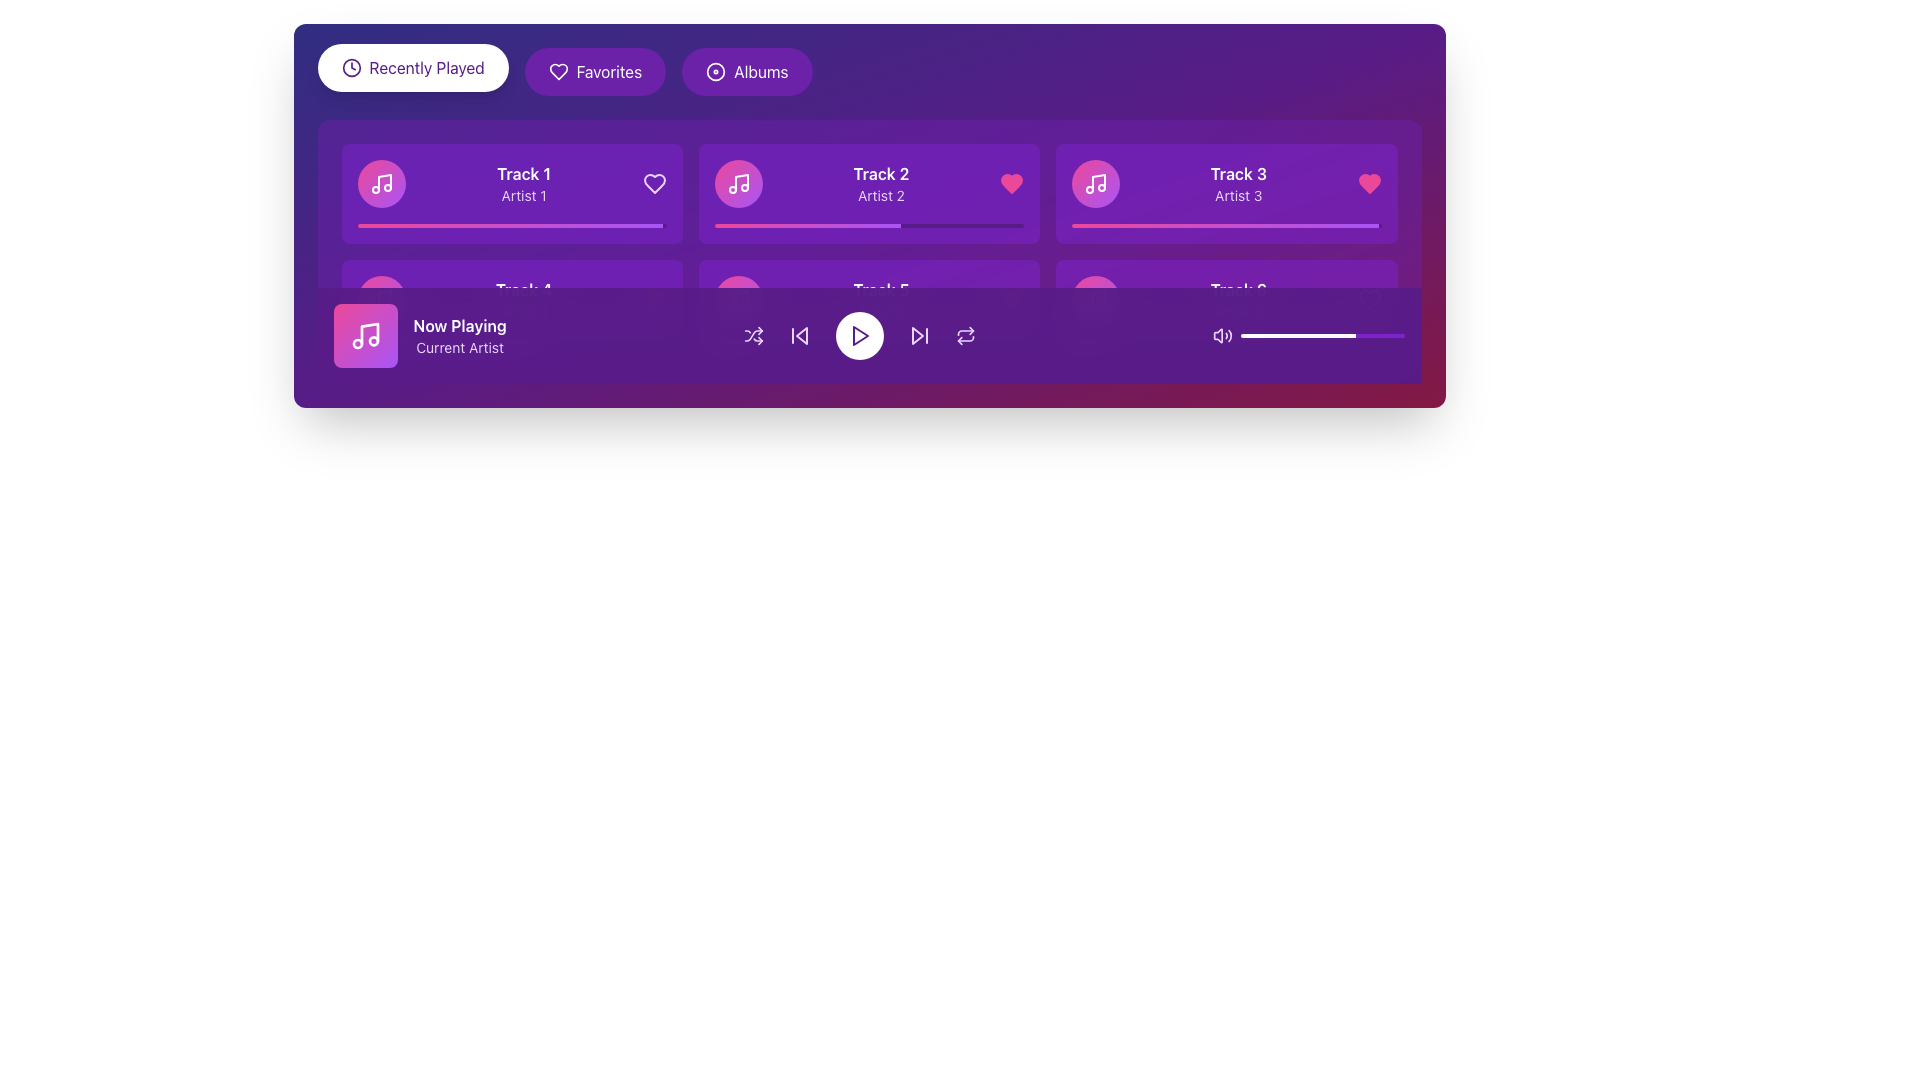  What do you see at coordinates (351, 67) in the screenshot?
I see `the SVG clock icon that is part of the 'Recently Played' button, located to the left of the text 'Recently Played'` at bounding box center [351, 67].